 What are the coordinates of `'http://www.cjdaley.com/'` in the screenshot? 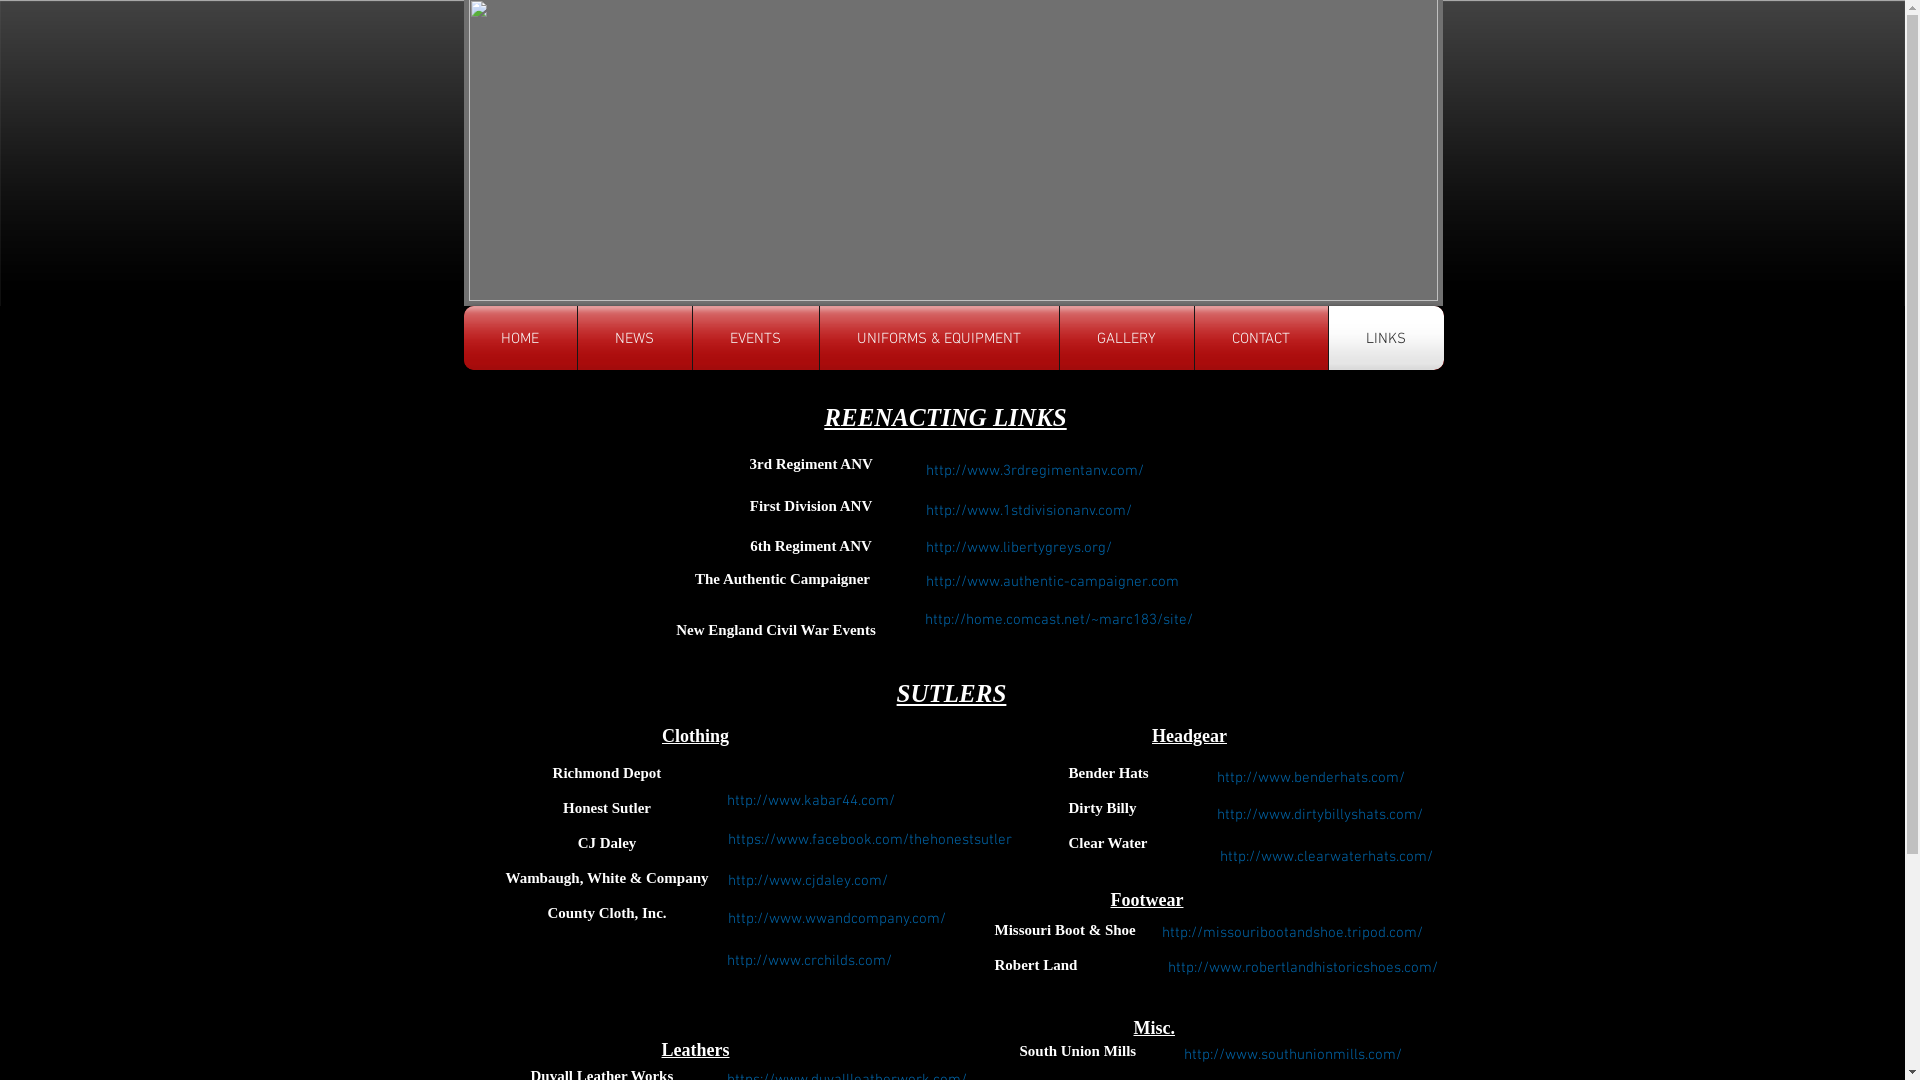 It's located at (807, 878).